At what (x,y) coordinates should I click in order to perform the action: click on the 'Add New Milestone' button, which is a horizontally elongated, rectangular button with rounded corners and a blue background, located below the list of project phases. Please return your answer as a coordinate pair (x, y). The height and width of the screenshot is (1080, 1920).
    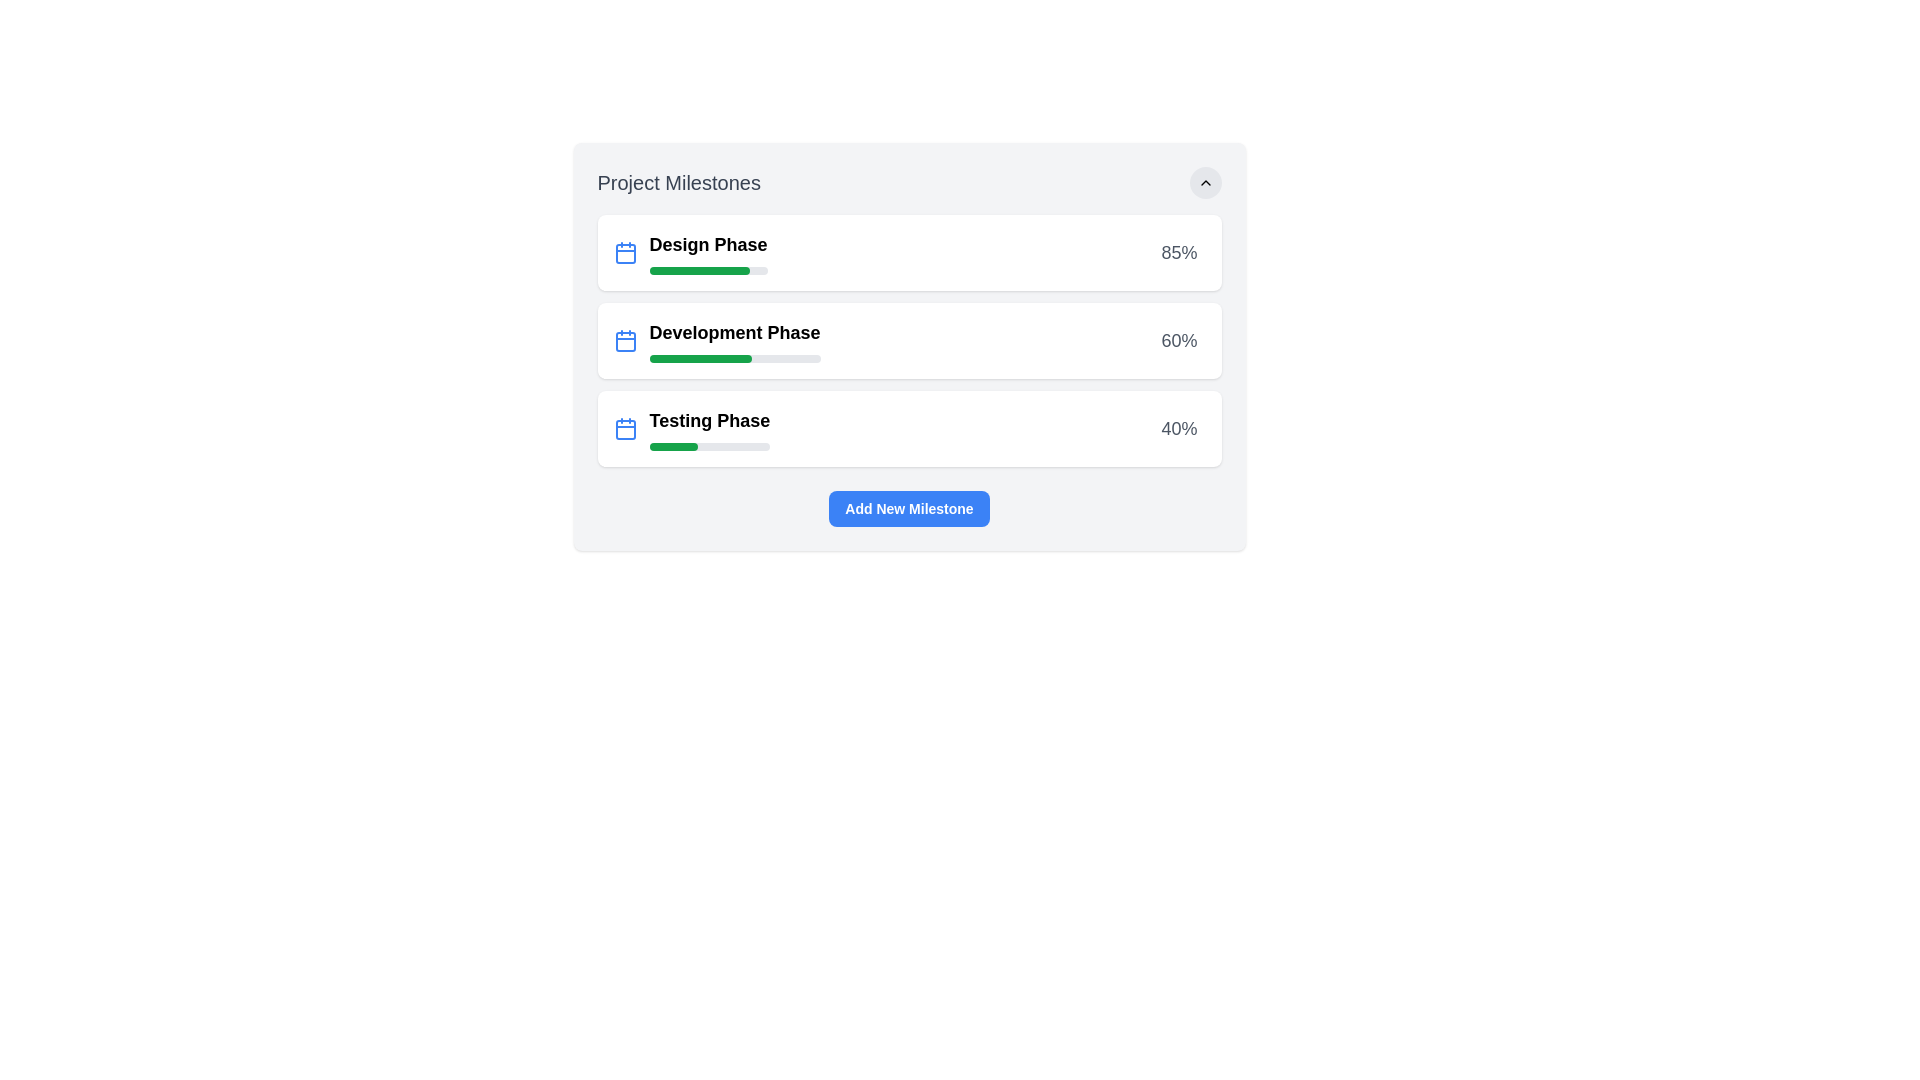
    Looking at the image, I should click on (908, 508).